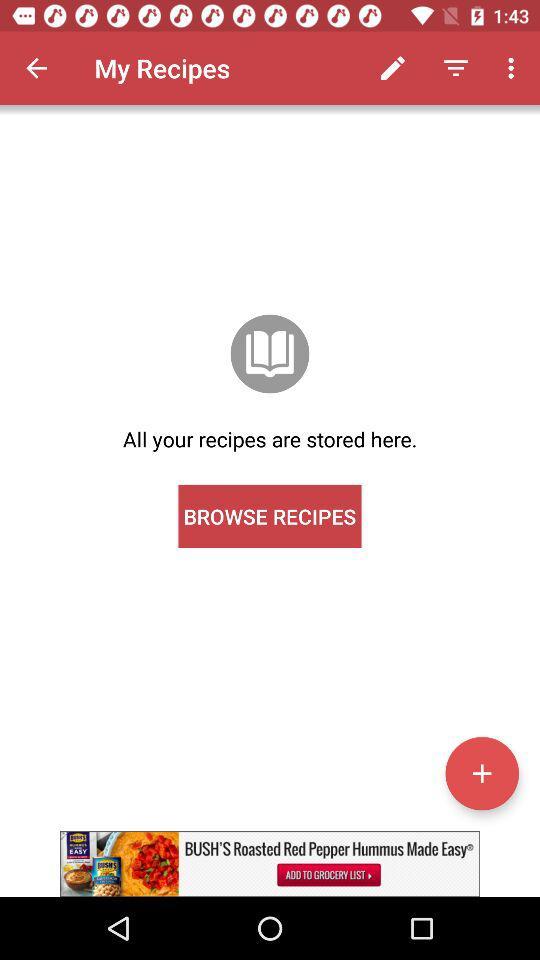  What do you see at coordinates (270, 863) in the screenshot?
I see `open advertisement` at bounding box center [270, 863].